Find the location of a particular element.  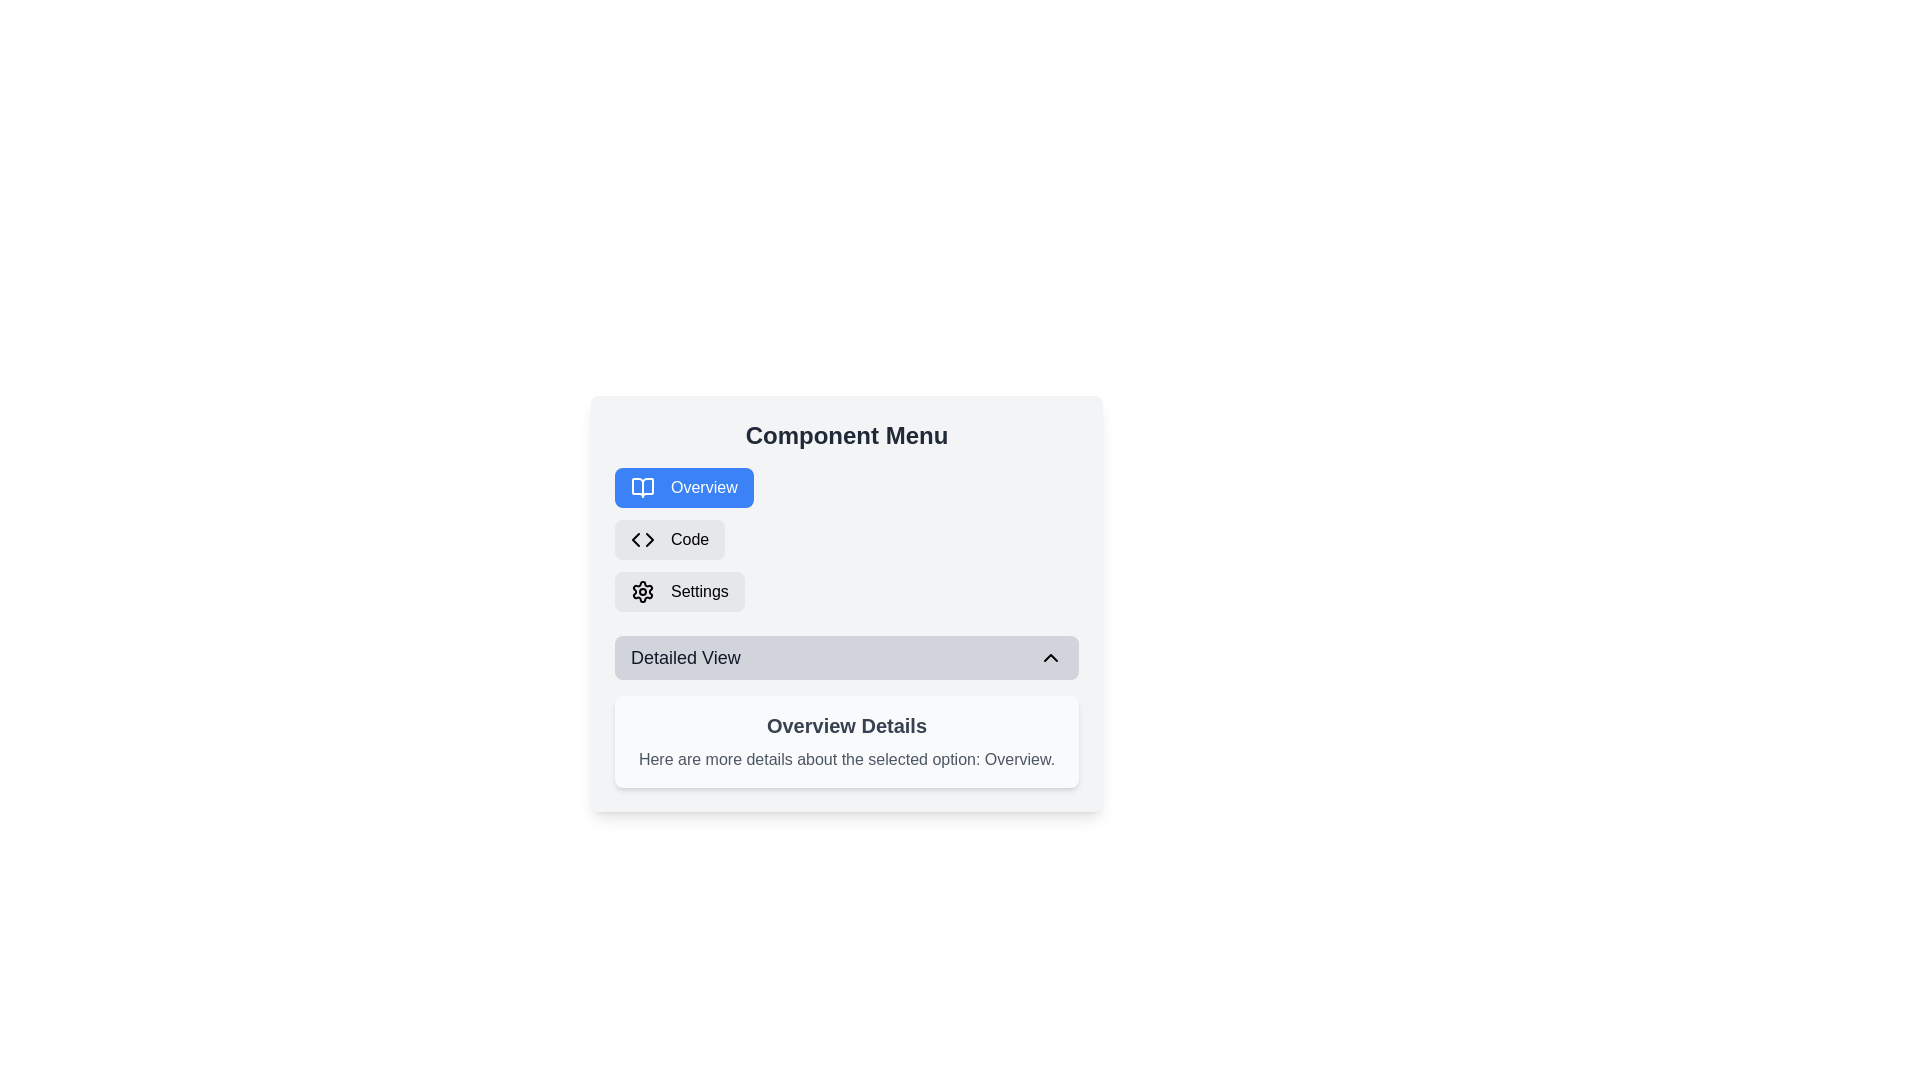

the 'Code' button, which features a rounded rectangular shape with a light gray background and a pair of code brackets icon on the left is located at coordinates (670, 540).